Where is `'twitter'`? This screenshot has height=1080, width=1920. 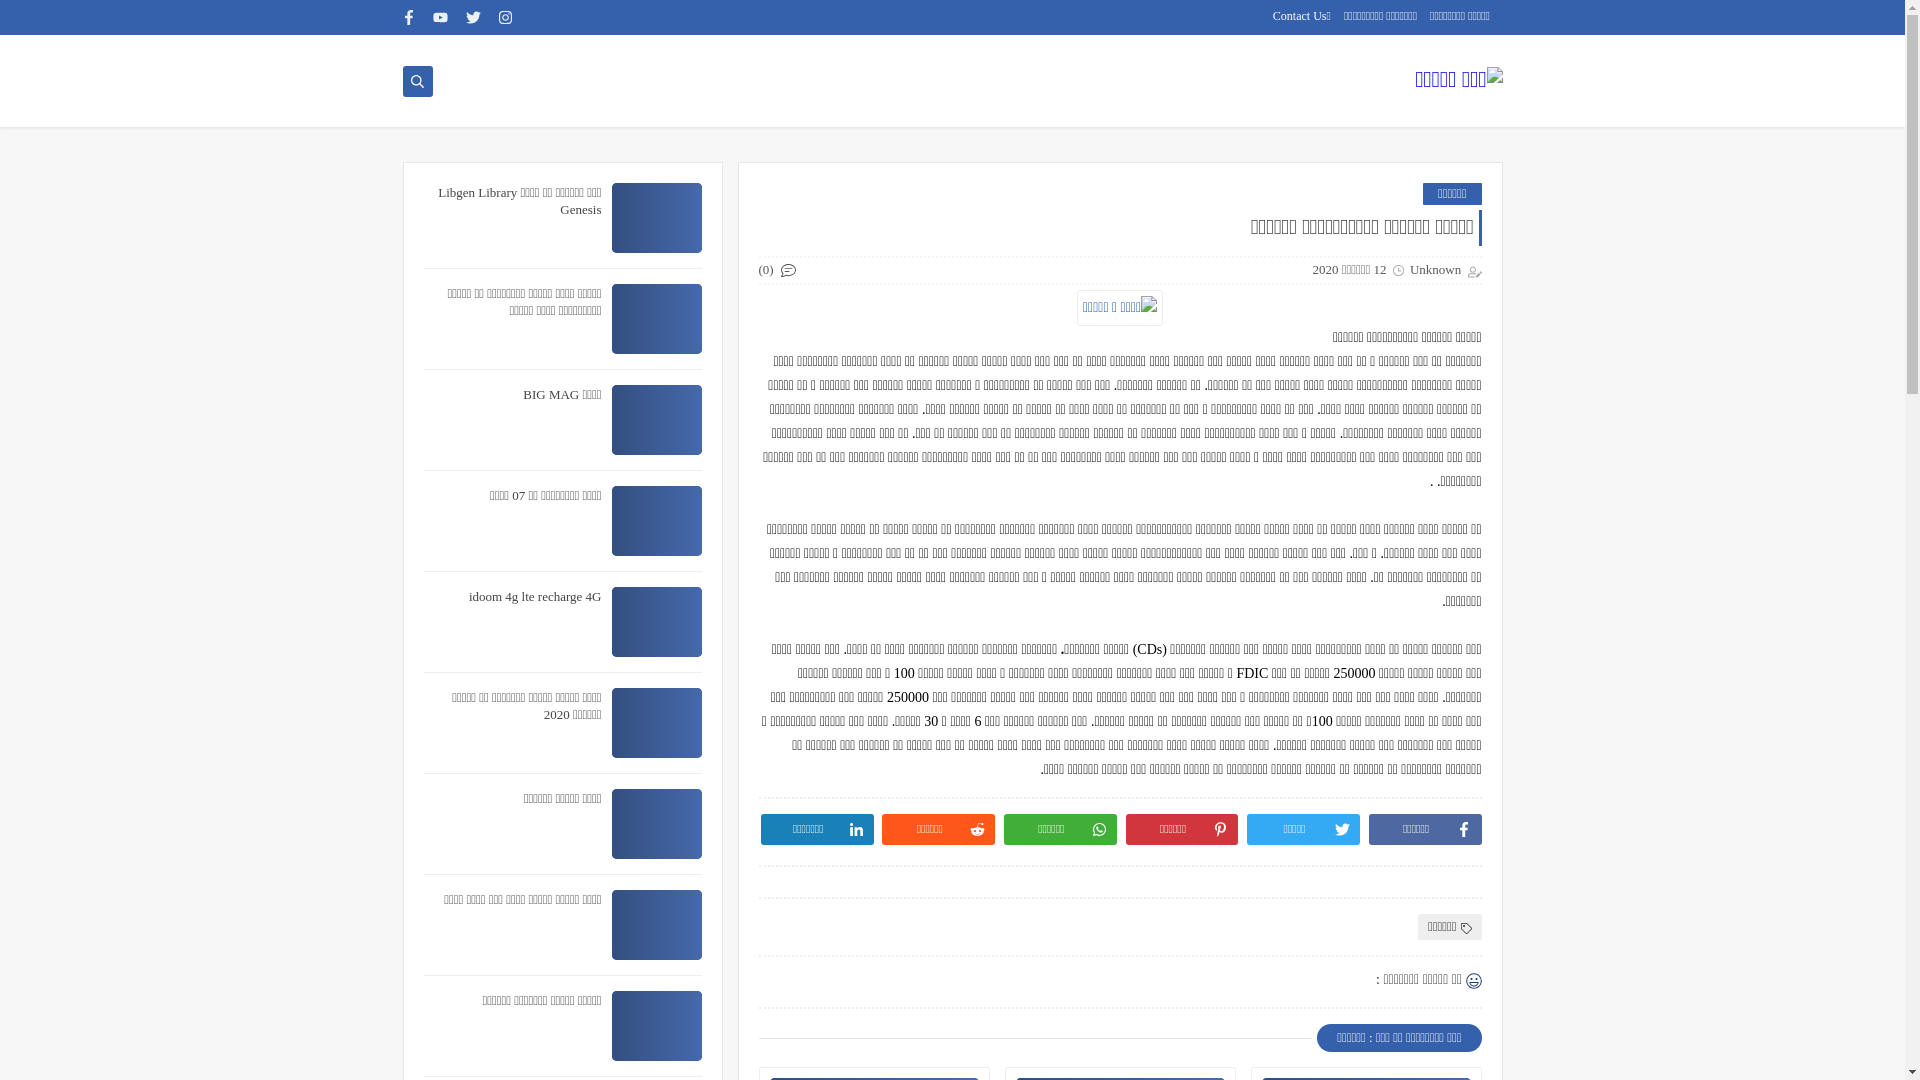
'twitter' is located at coordinates (472, 17).